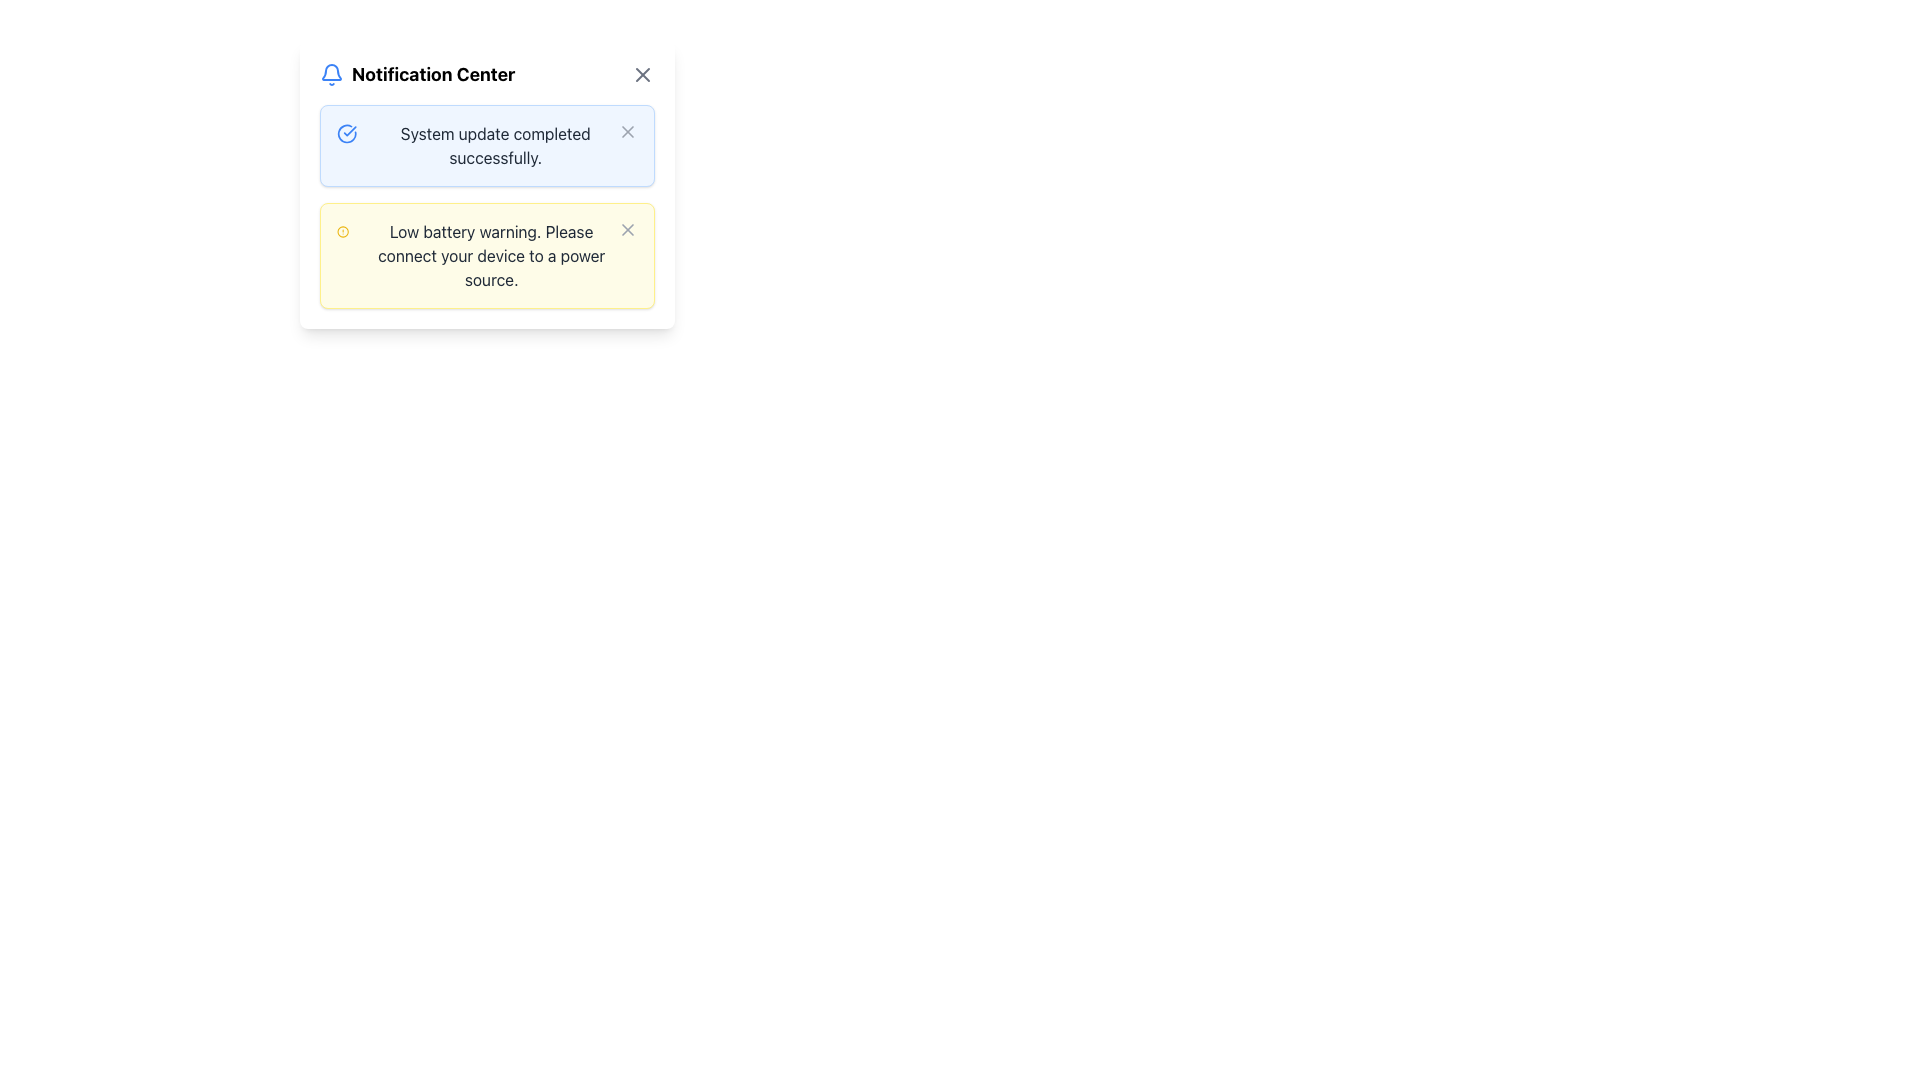 The image size is (1920, 1080). I want to click on the small gray button with an 'X' icon located at the top-right corner of the blue notification card that indicates 'System update completed successfully', so click(627, 131).